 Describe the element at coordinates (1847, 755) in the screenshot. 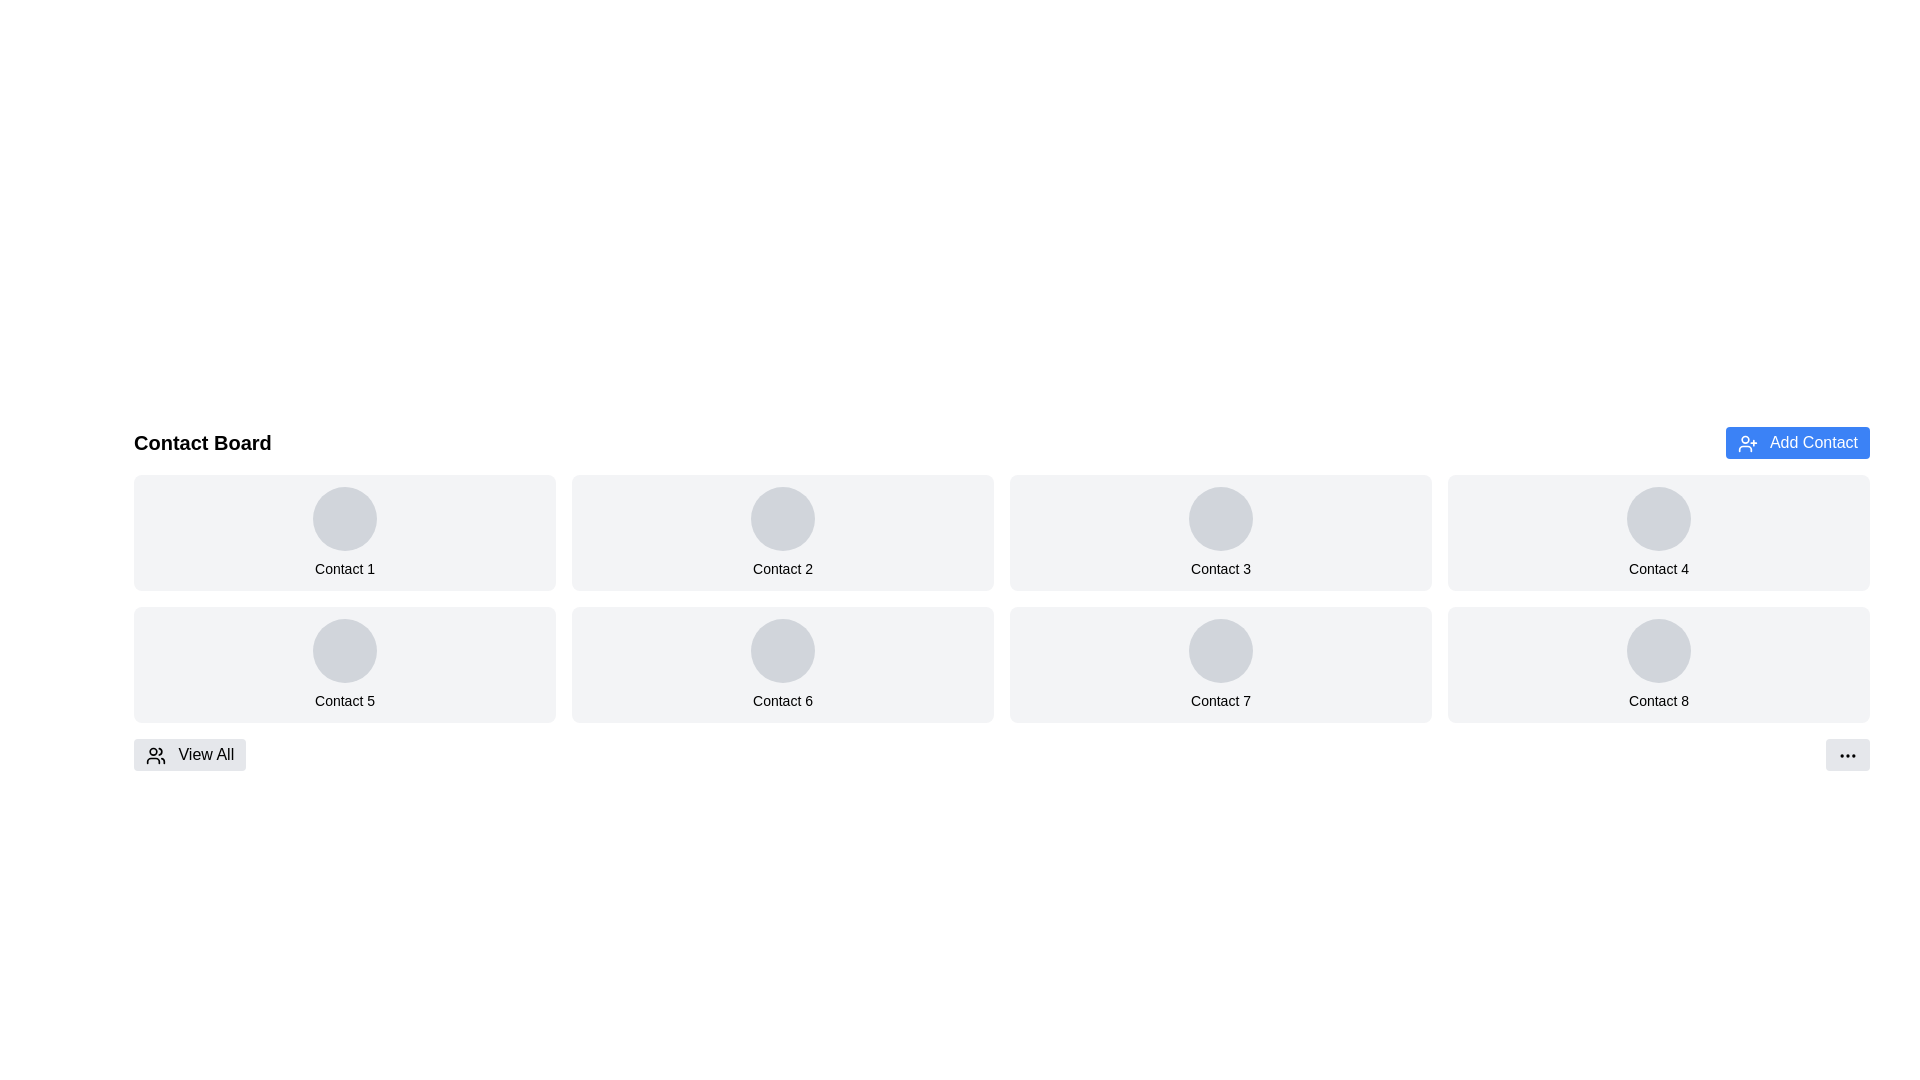

I see `the ellipsis icon, which is a compact set of three dots arranged in a row, located within a light-grey rounded rectangular button at the bottom-right corner of the interface` at that location.